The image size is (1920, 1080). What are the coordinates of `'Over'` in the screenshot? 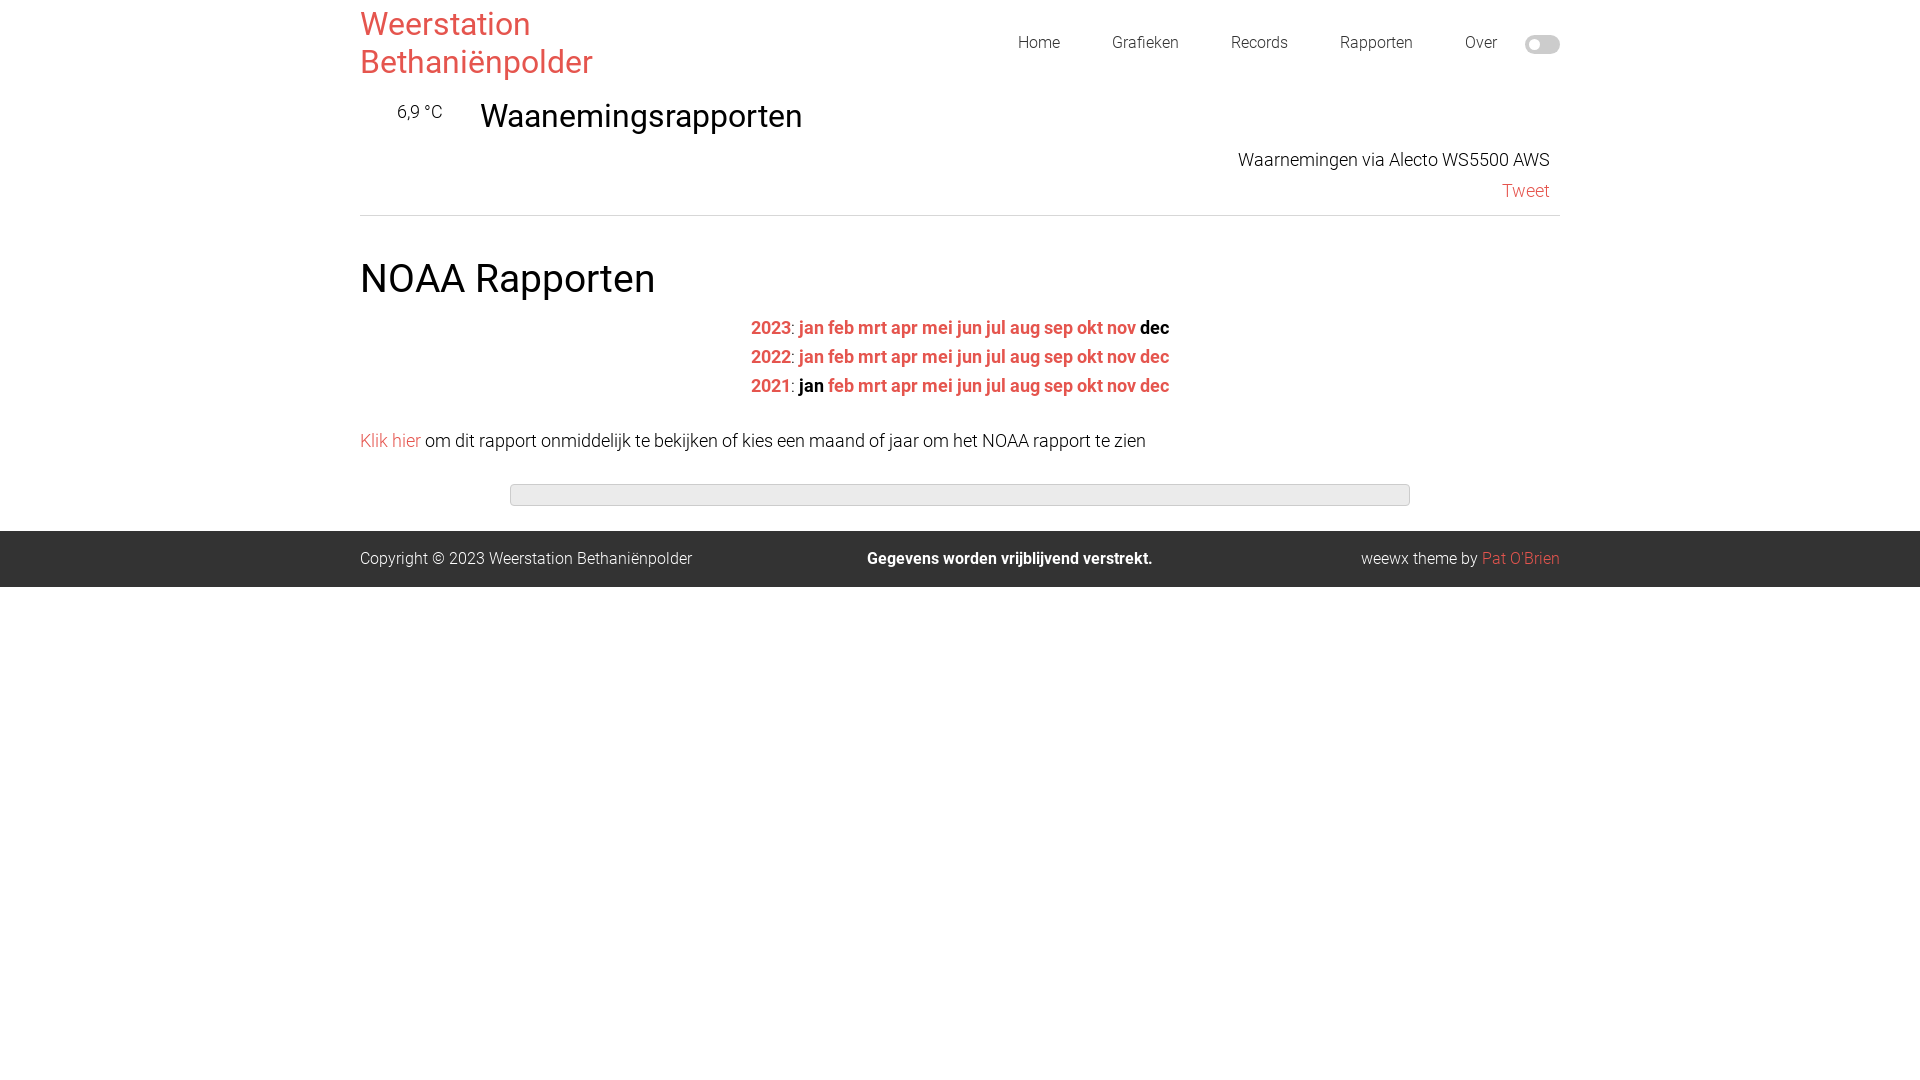 It's located at (1481, 42).